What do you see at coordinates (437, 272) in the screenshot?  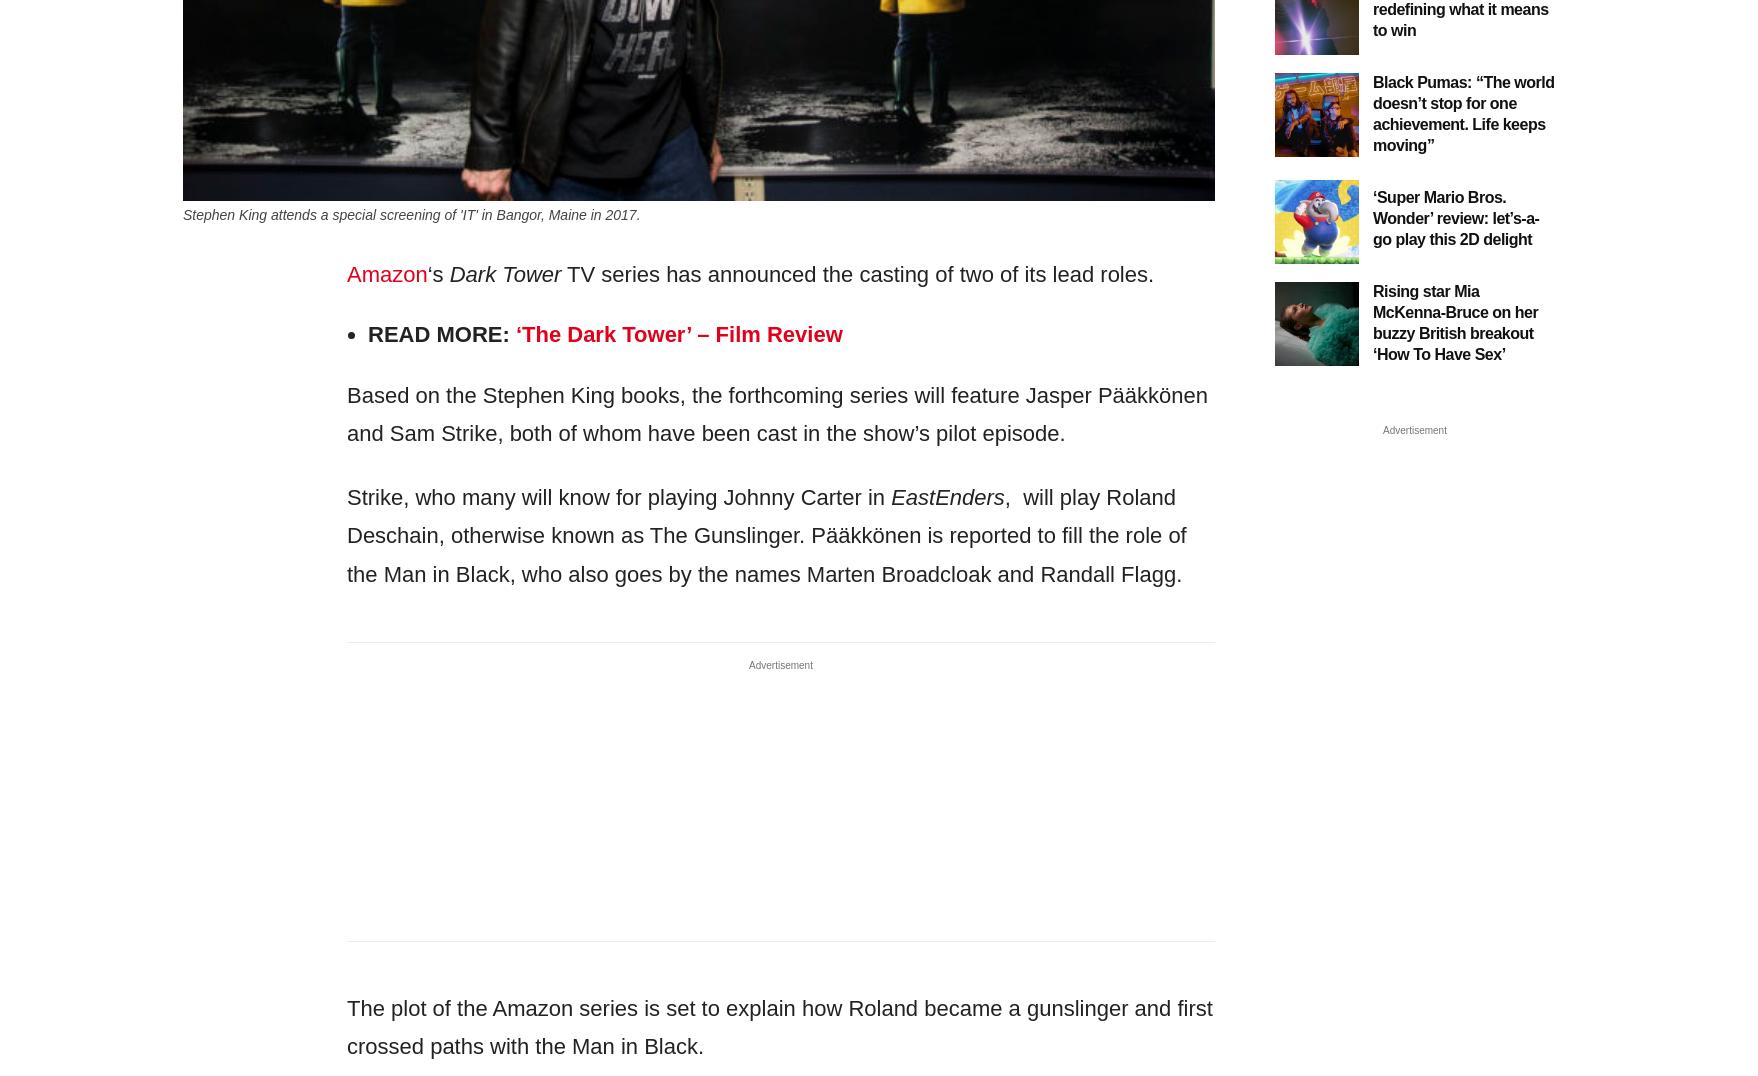 I see `'‘s'` at bounding box center [437, 272].